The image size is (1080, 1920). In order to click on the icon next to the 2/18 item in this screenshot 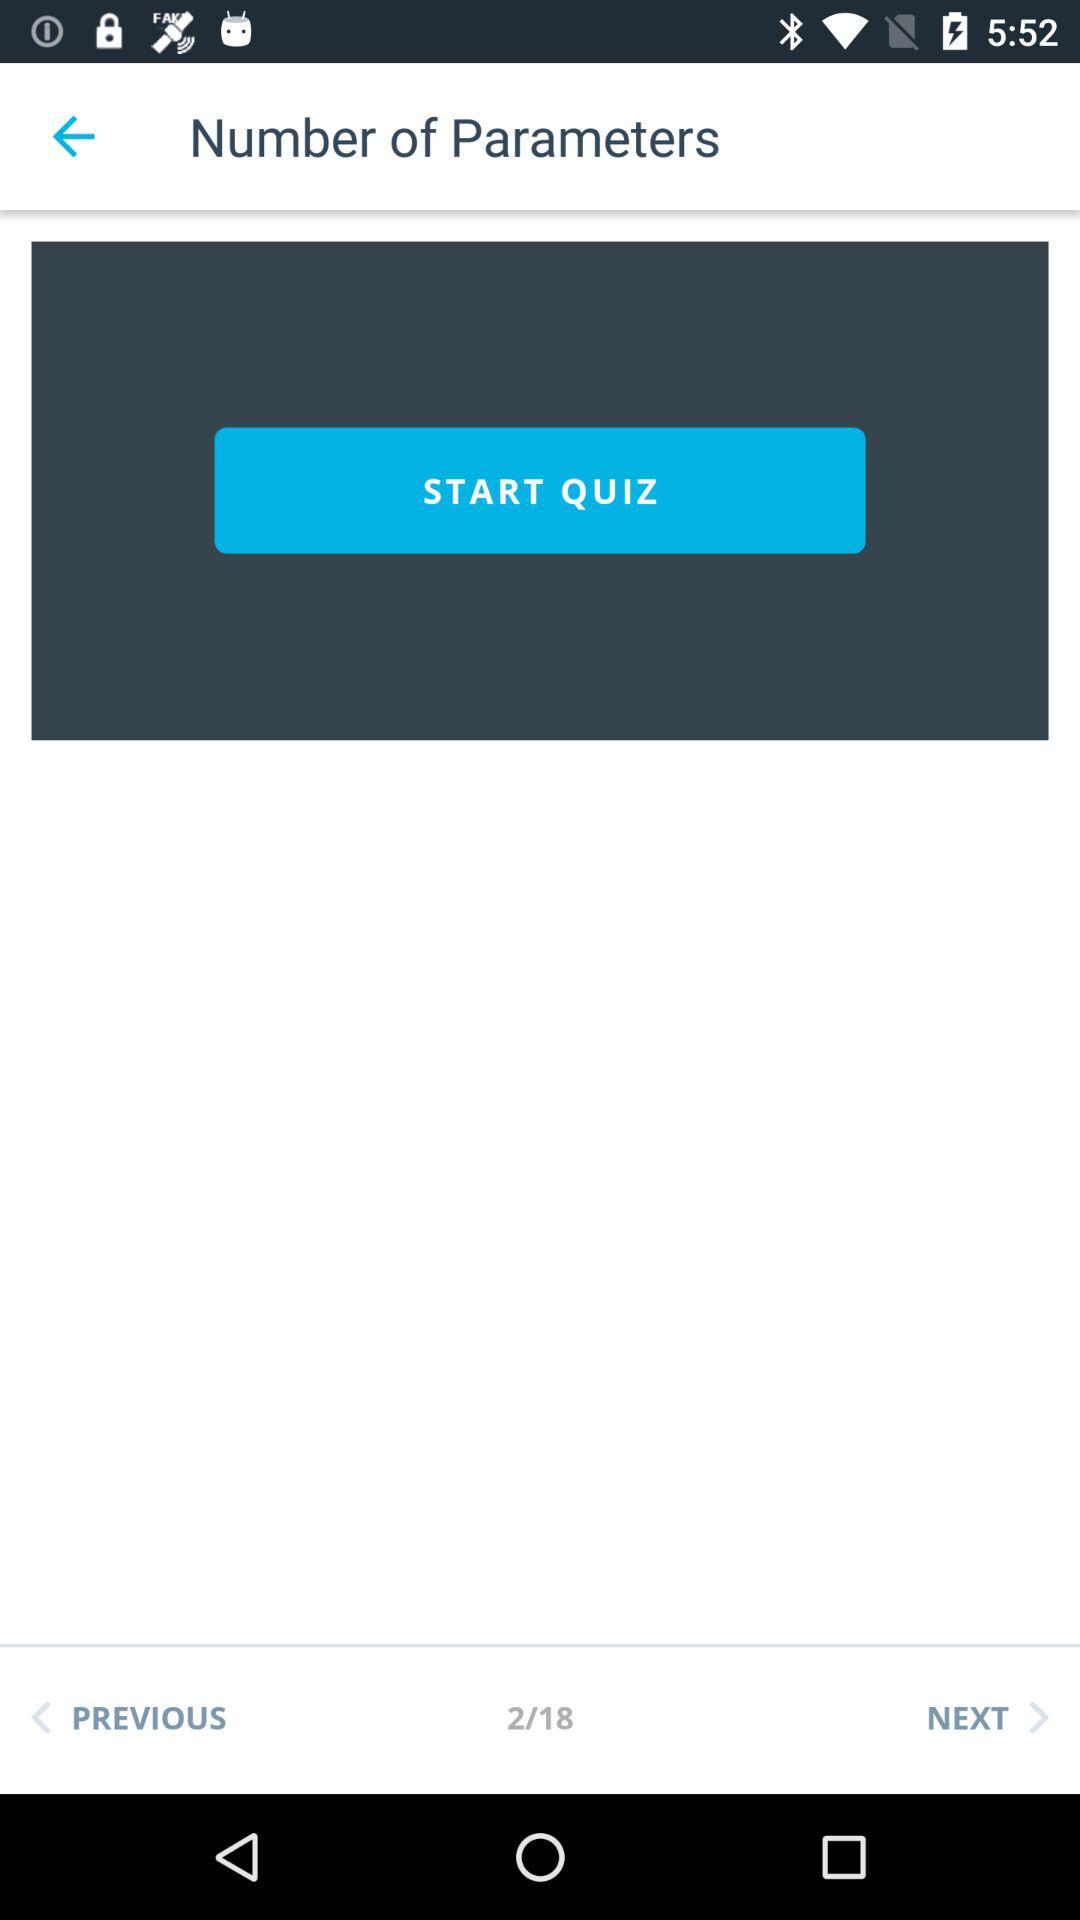, I will do `click(986, 1716)`.